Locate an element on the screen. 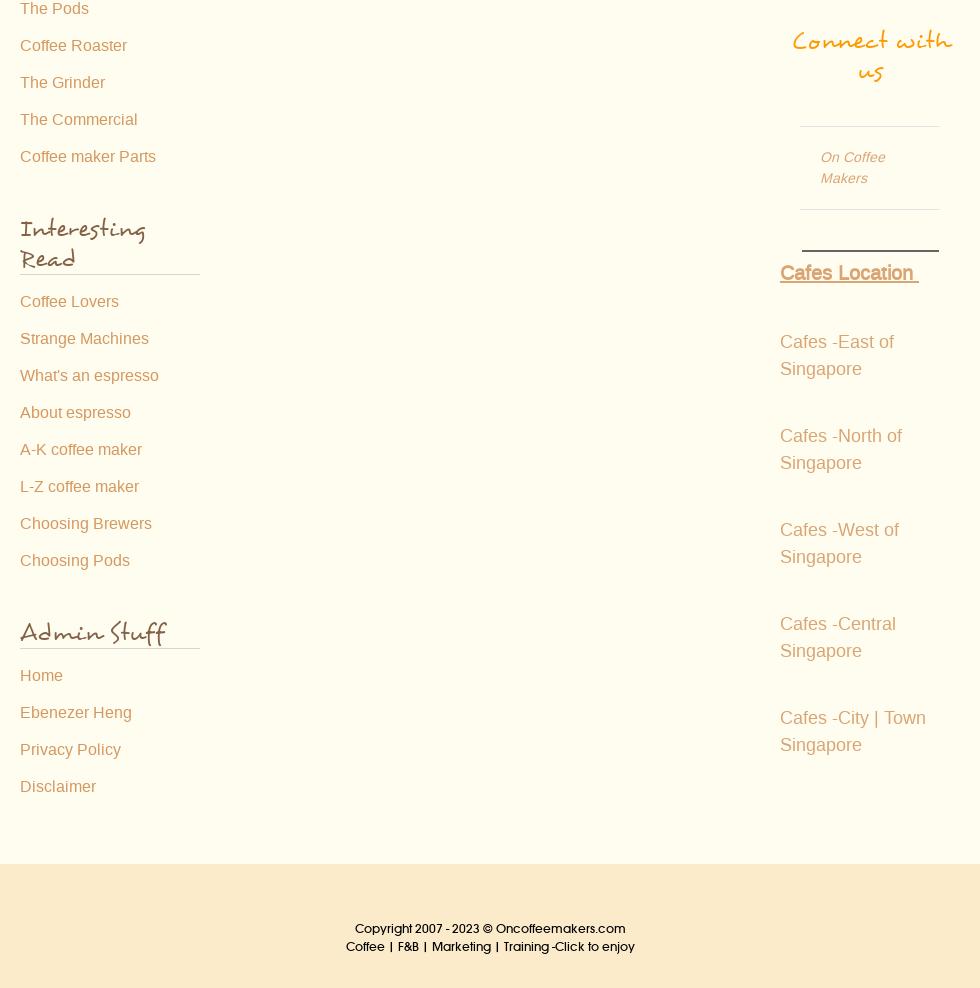  'Disclaimer' is located at coordinates (19, 786).